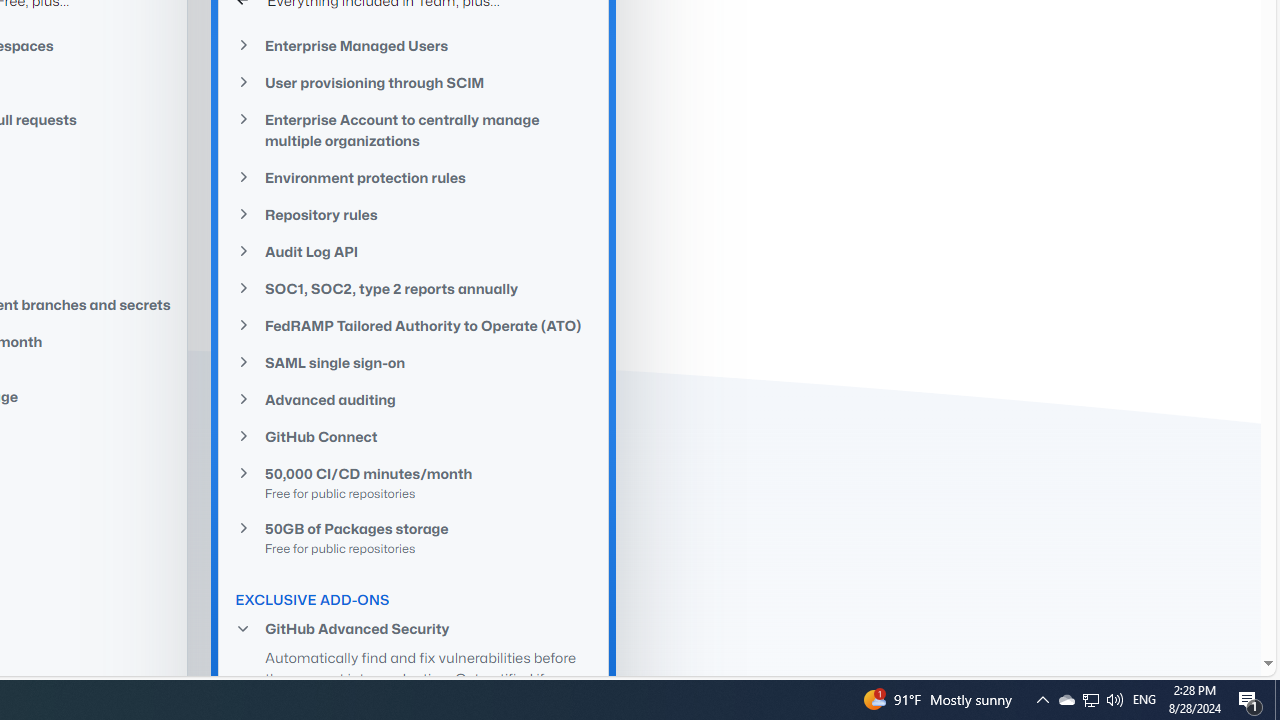 This screenshot has width=1280, height=720. I want to click on 'Enterprise Managed Users', so click(413, 45).